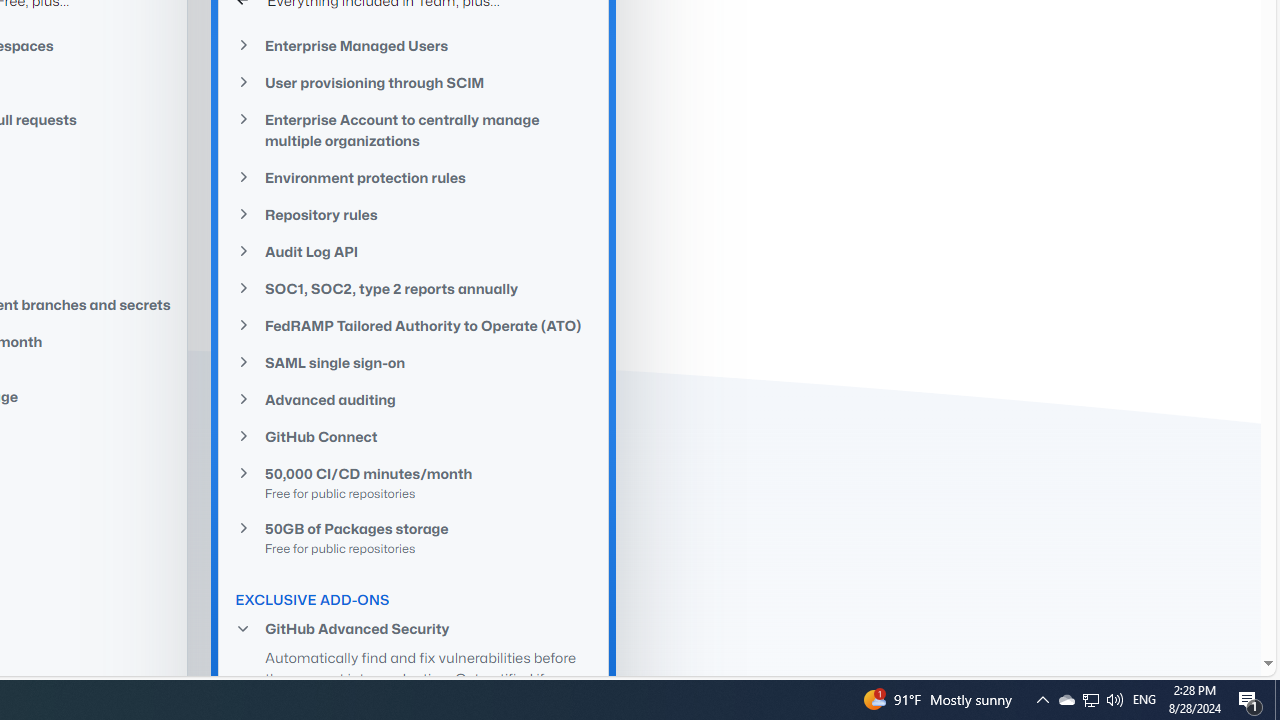 This screenshot has width=1280, height=720. I want to click on 'Enterprise Managed Users', so click(413, 45).